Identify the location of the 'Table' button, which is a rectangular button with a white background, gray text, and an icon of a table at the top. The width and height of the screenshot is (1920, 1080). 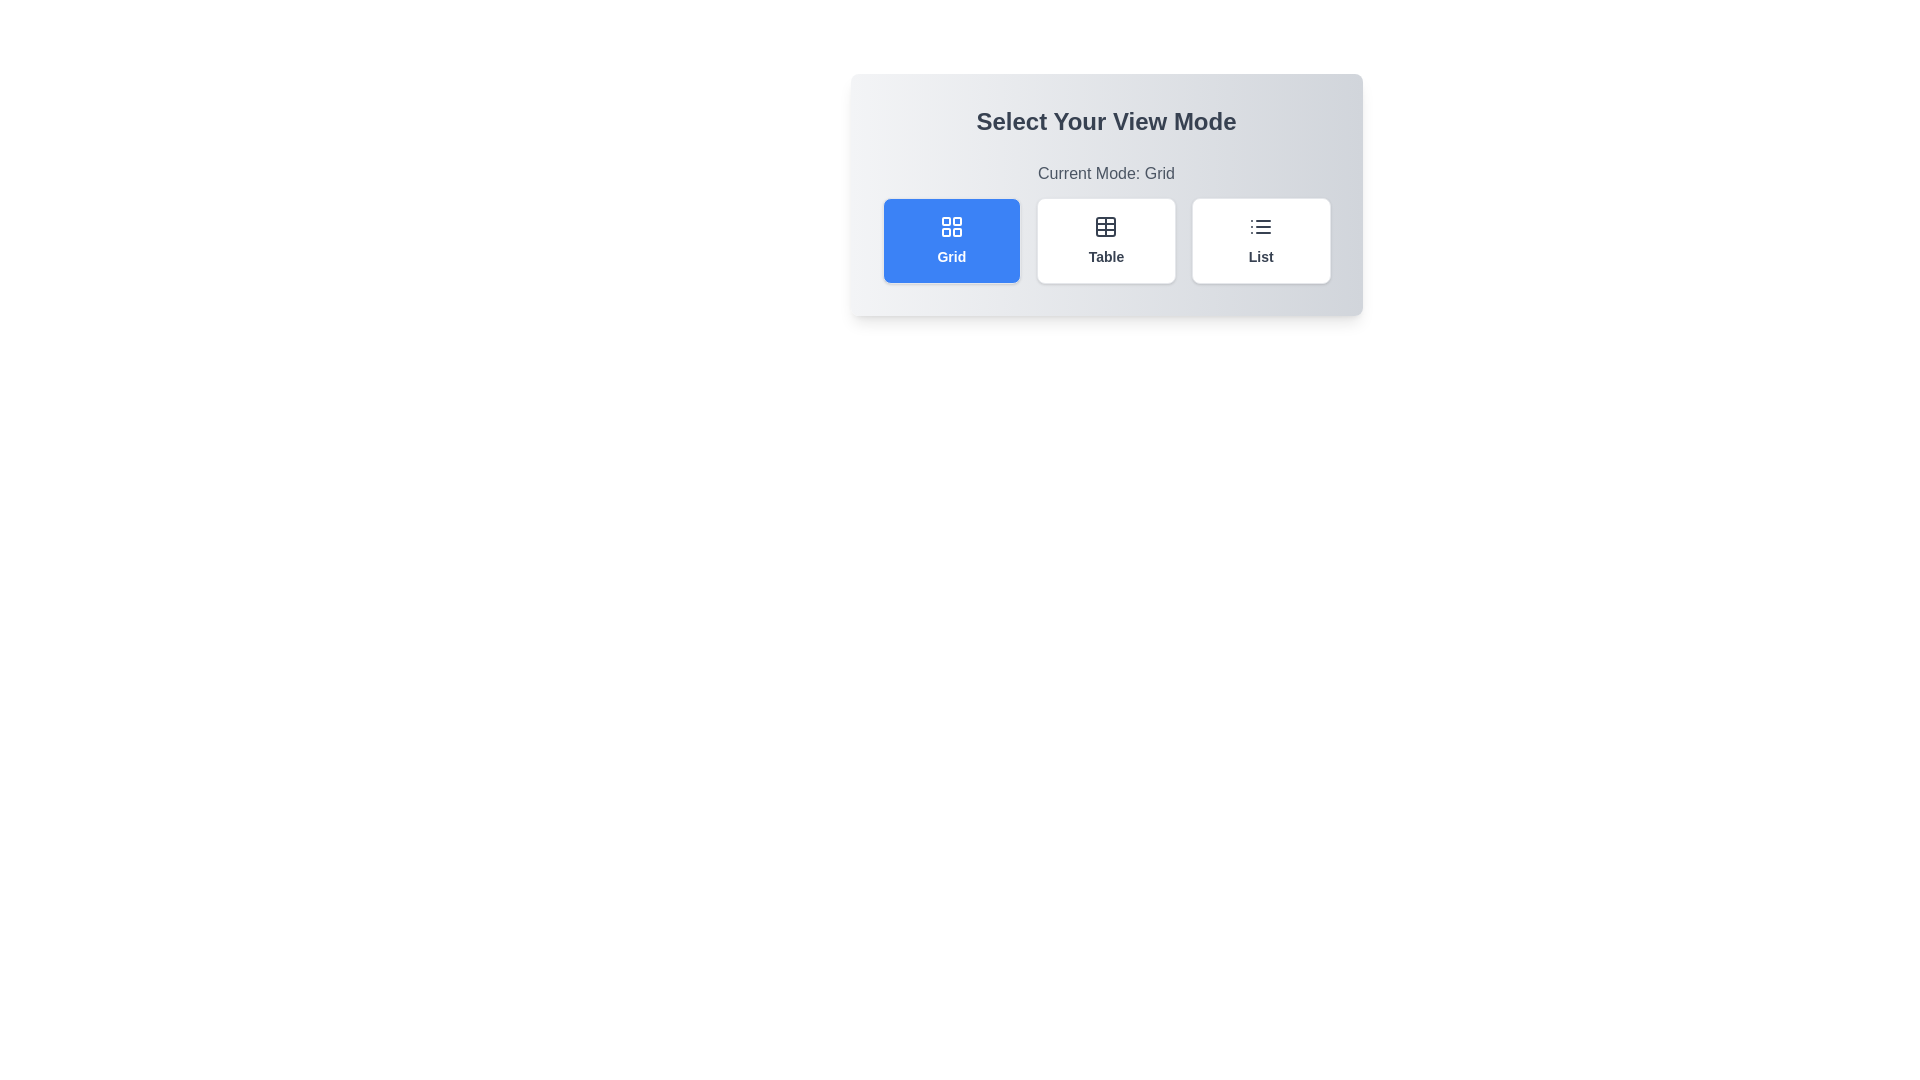
(1105, 239).